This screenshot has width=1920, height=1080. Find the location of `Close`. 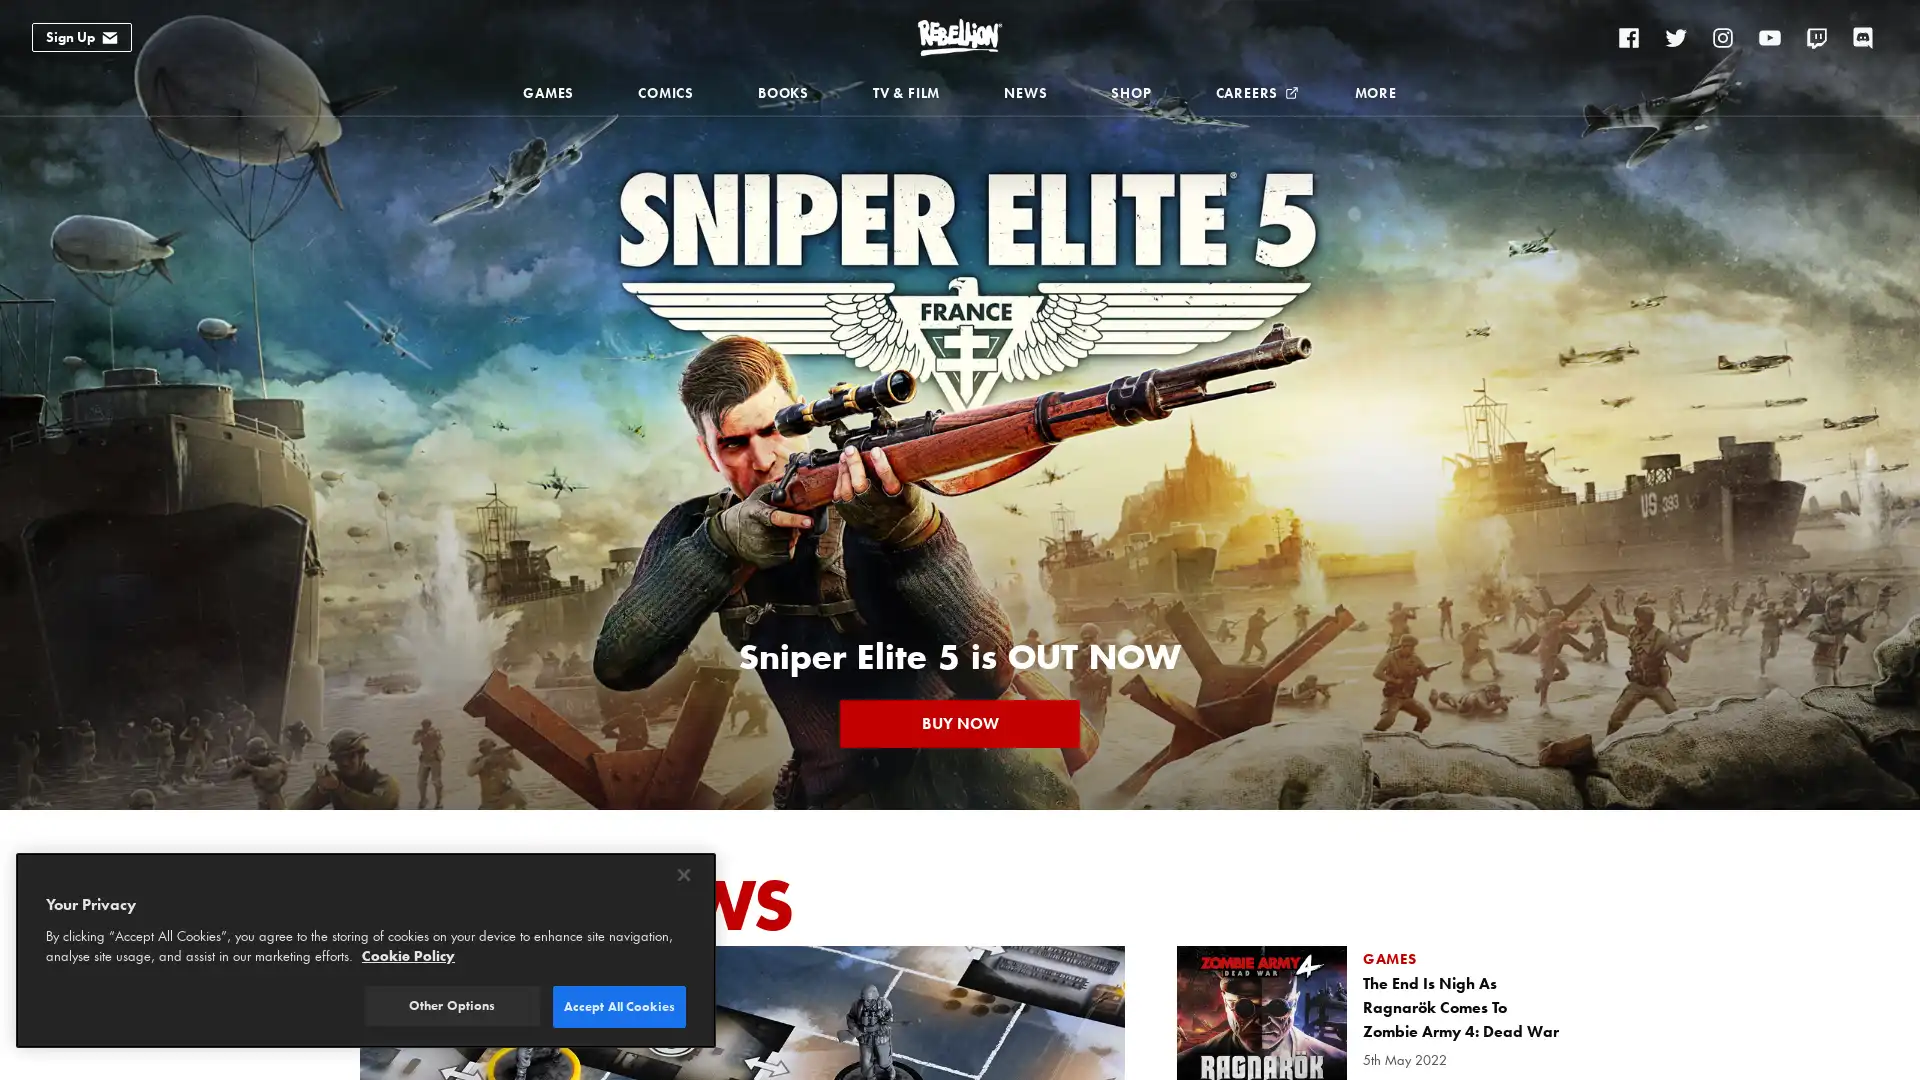

Close is located at coordinates (684, 874).